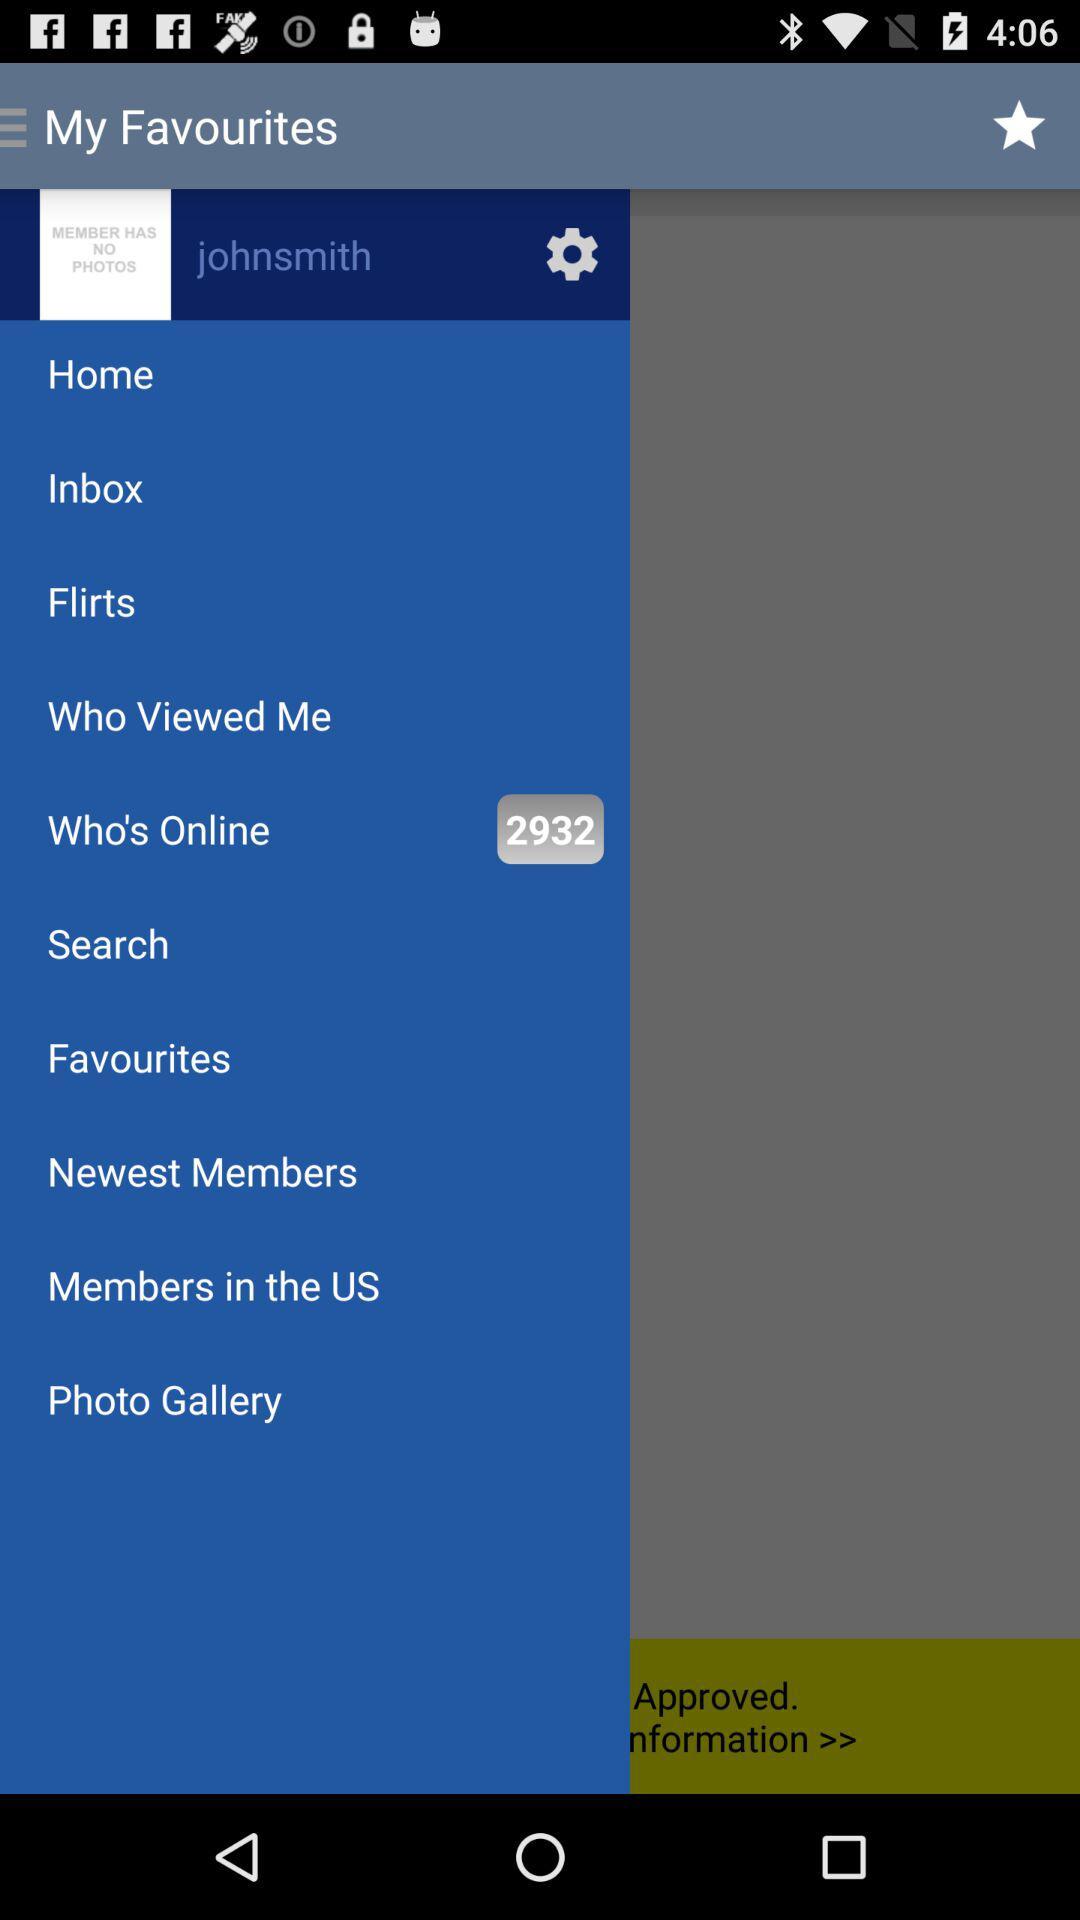  I want to click on icon above the search item, so click(157, 829).